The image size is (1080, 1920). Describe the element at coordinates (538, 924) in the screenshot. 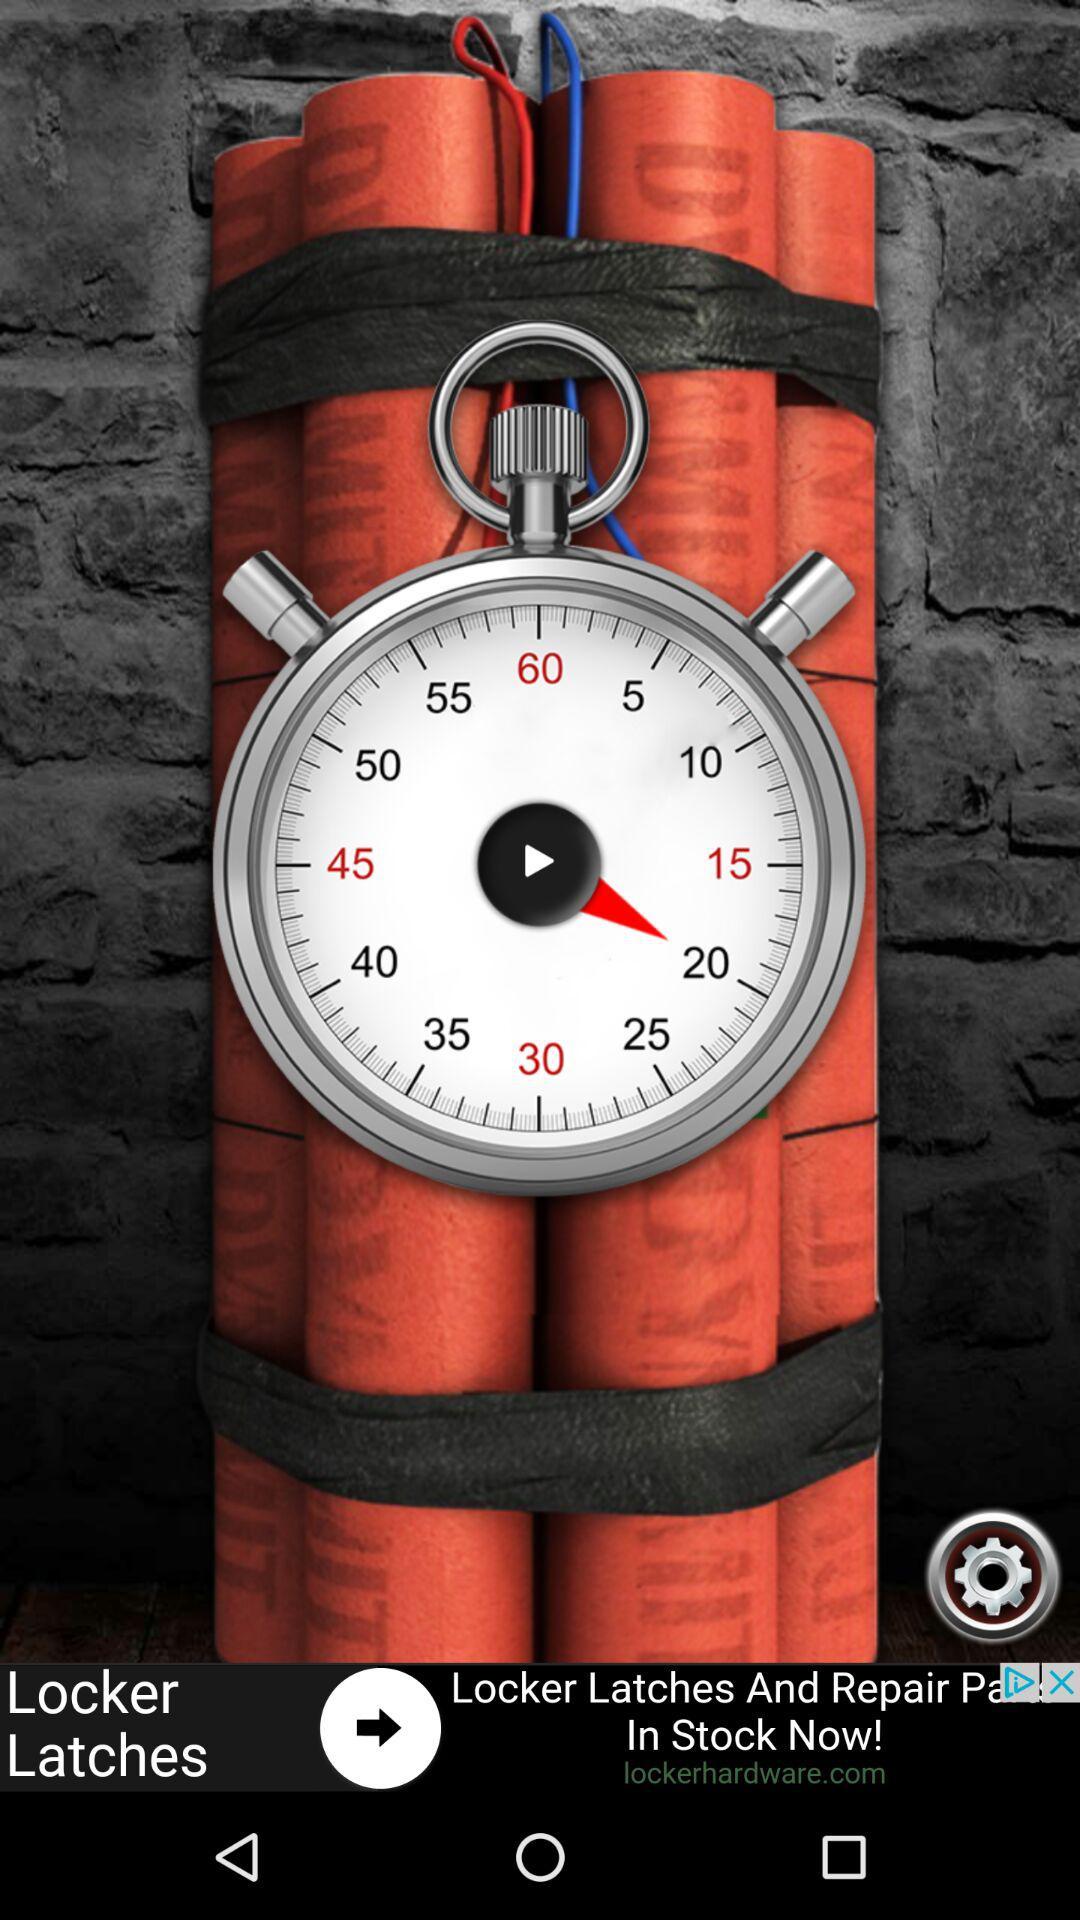

I see `the play icon` at that location.